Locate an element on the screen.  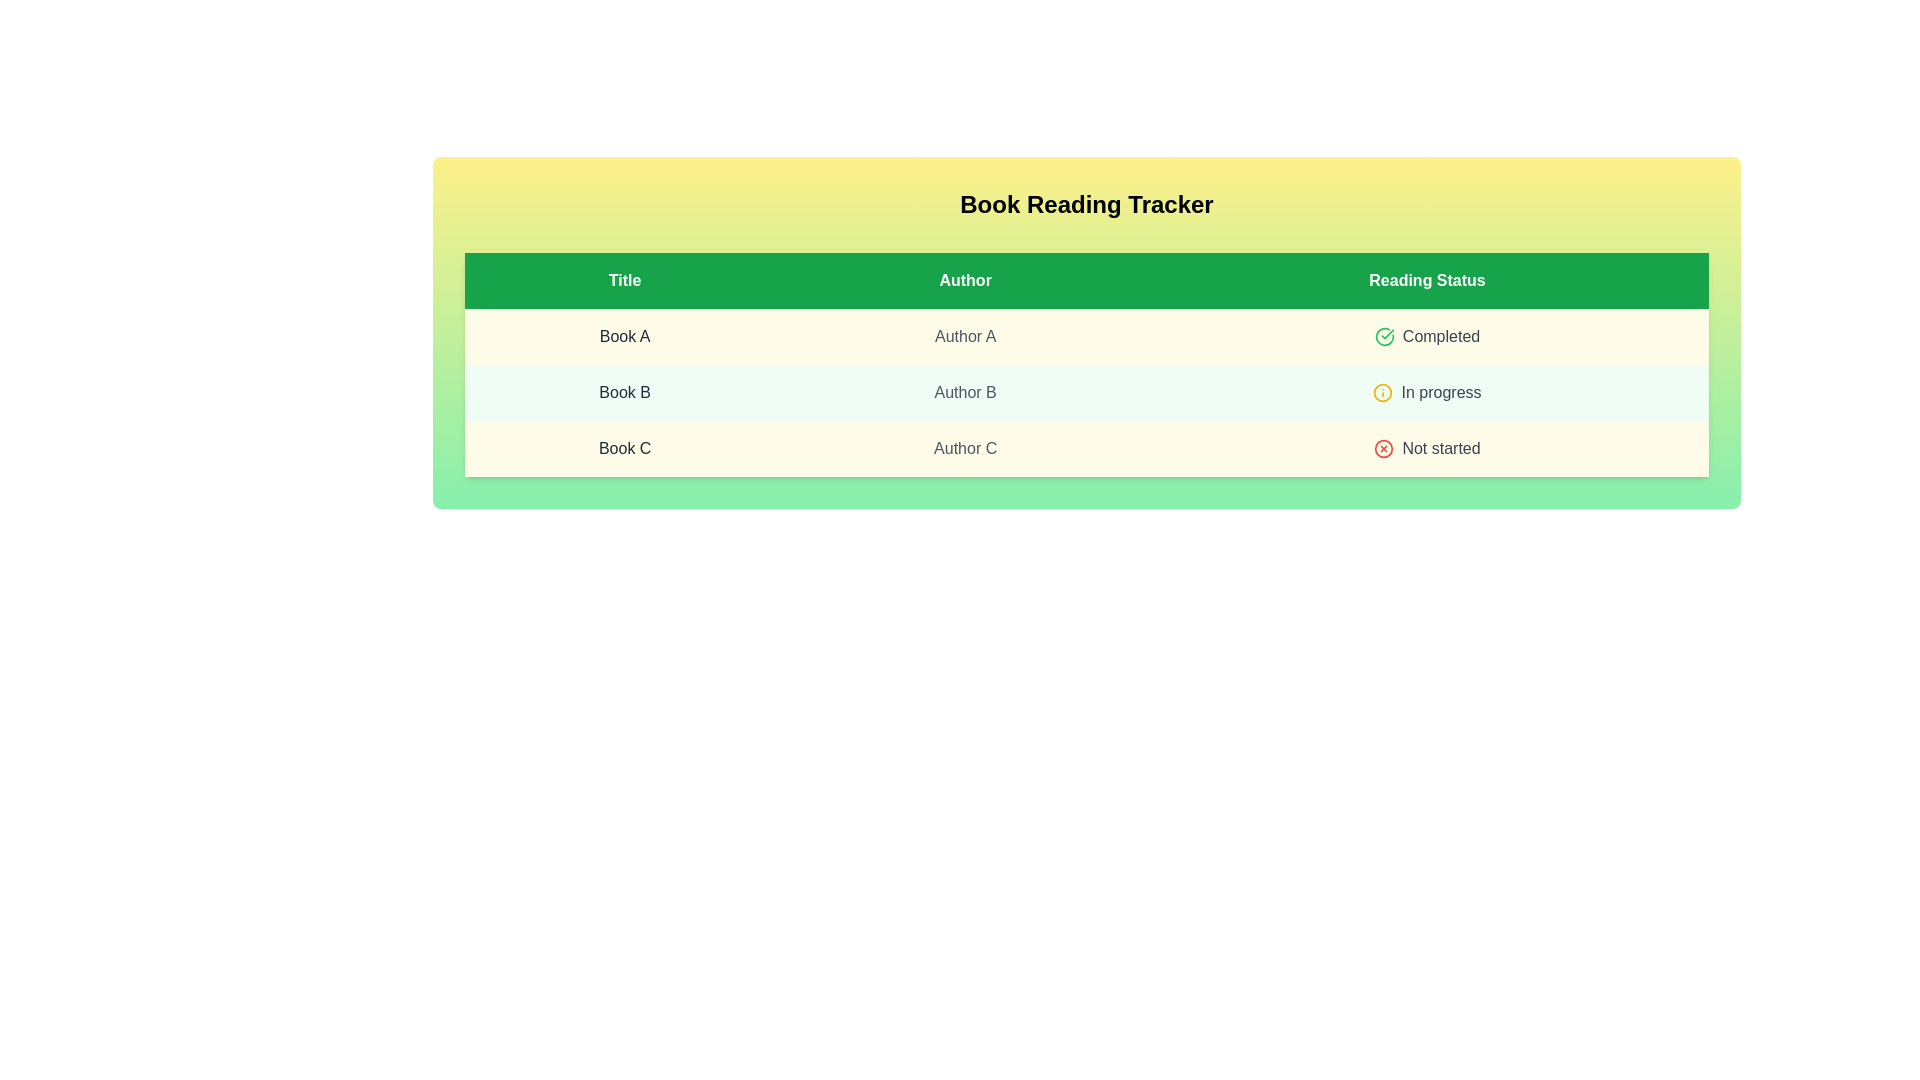
the status icon for the book with the status Completed is located at coordinates (1383, 335).